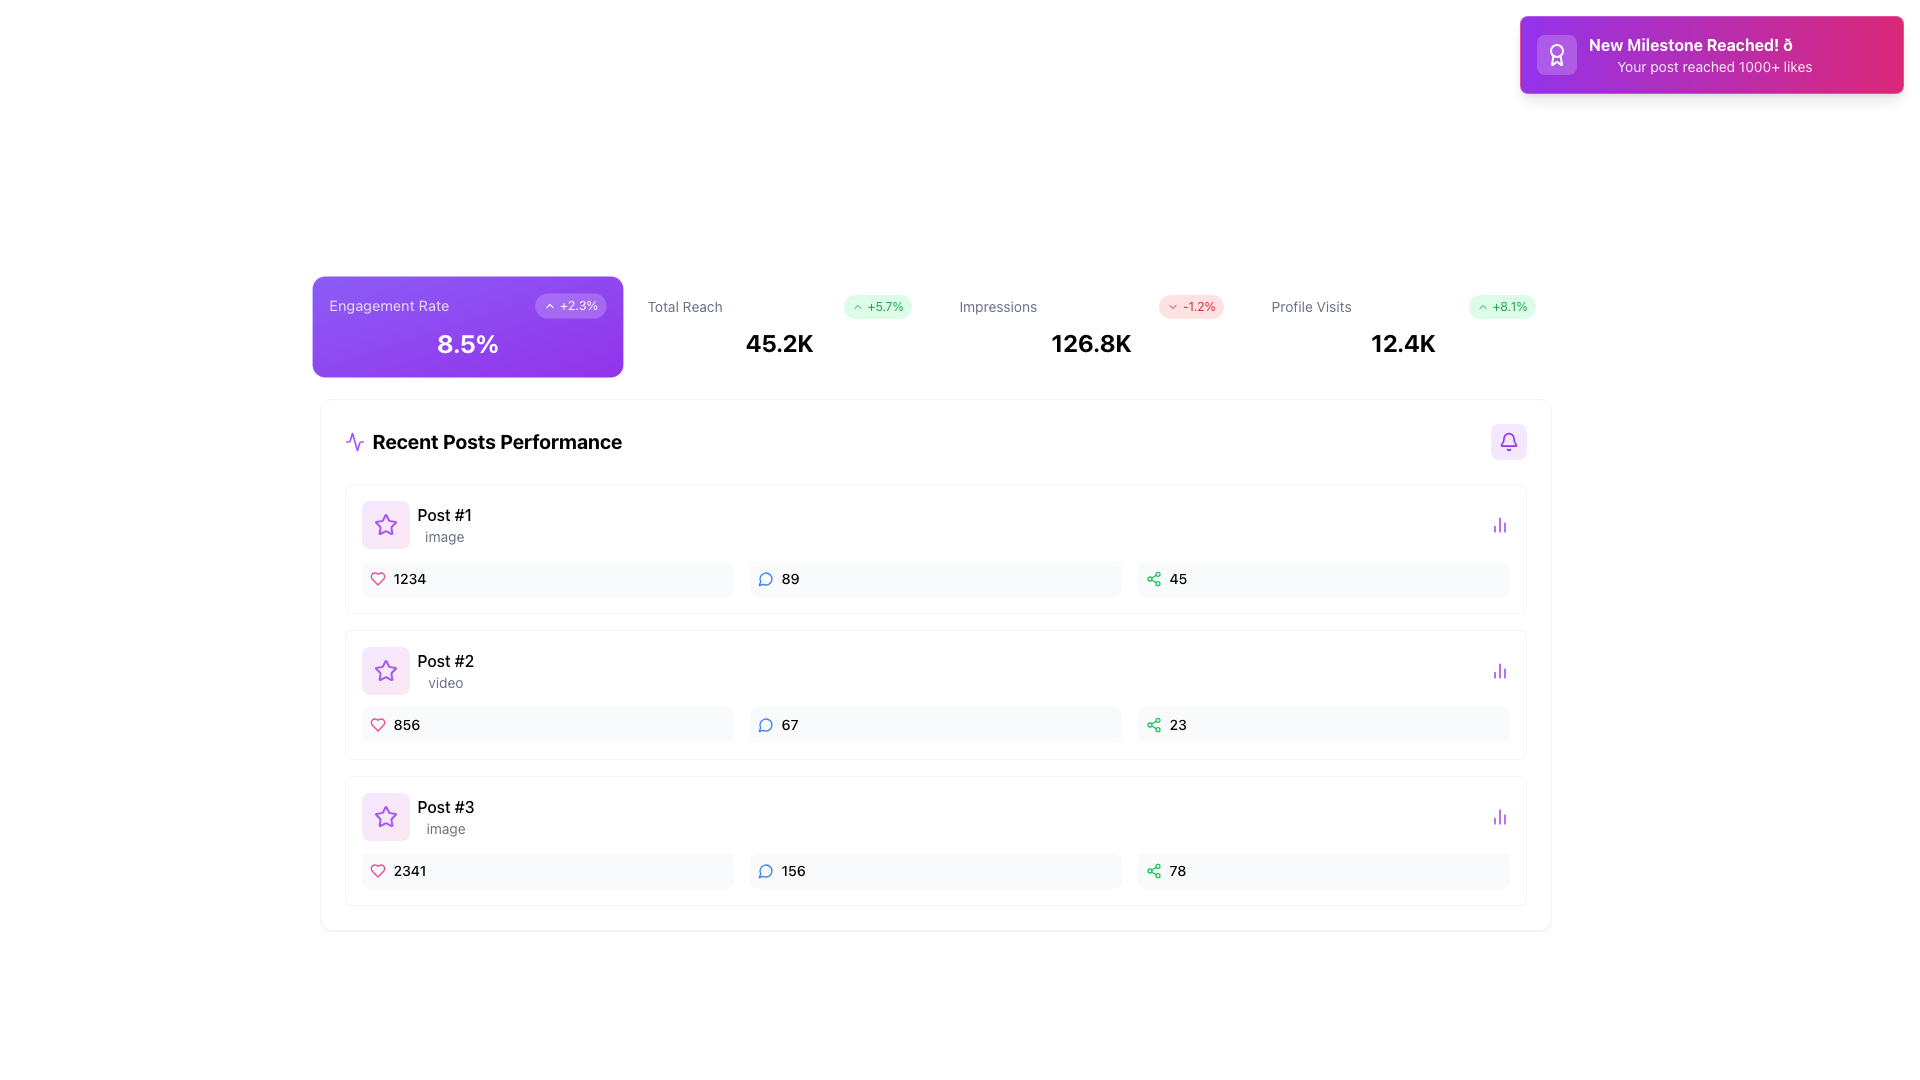 The image size is (1920, 1080). What do you see at coordinates (444, 671) in the screenshot?
I see `text block that serves as the title and descriptor for the second post in the 'Recent Posts Performance' section, indicating that it contains a video` at bounding box center [444, 671].